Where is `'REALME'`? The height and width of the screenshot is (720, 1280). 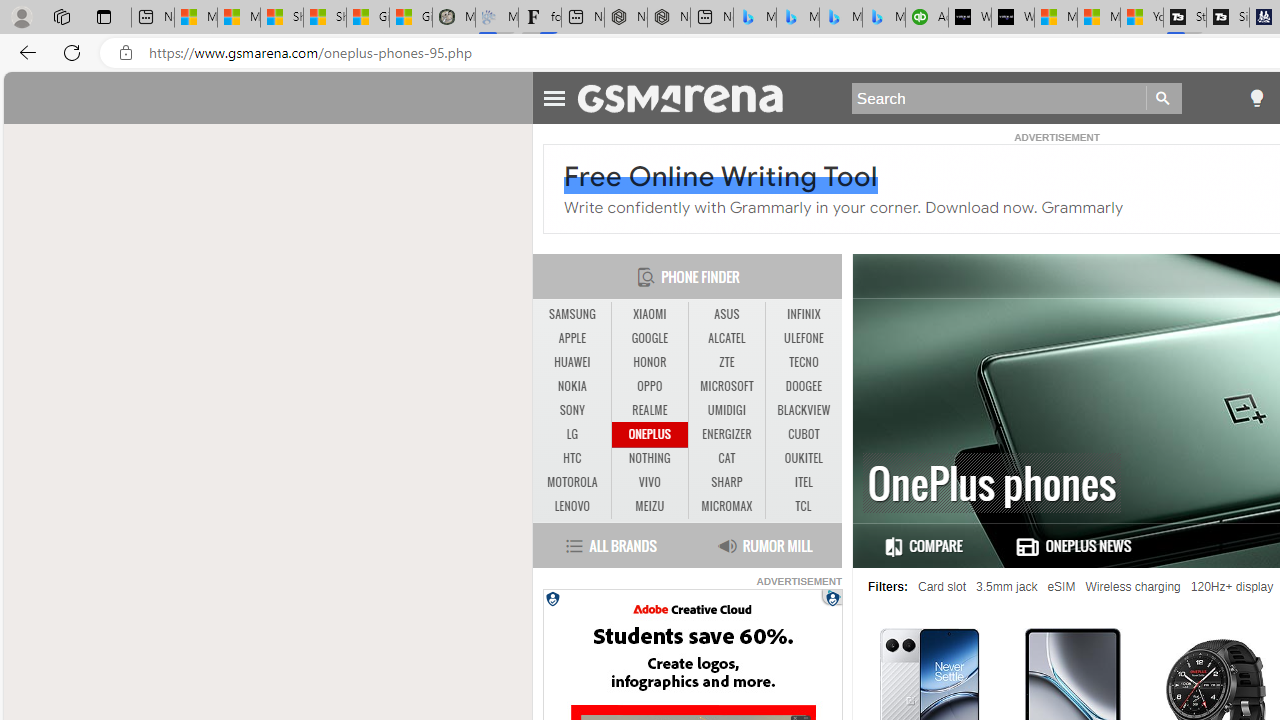
'REALME' is located at coordinates (649, 409).